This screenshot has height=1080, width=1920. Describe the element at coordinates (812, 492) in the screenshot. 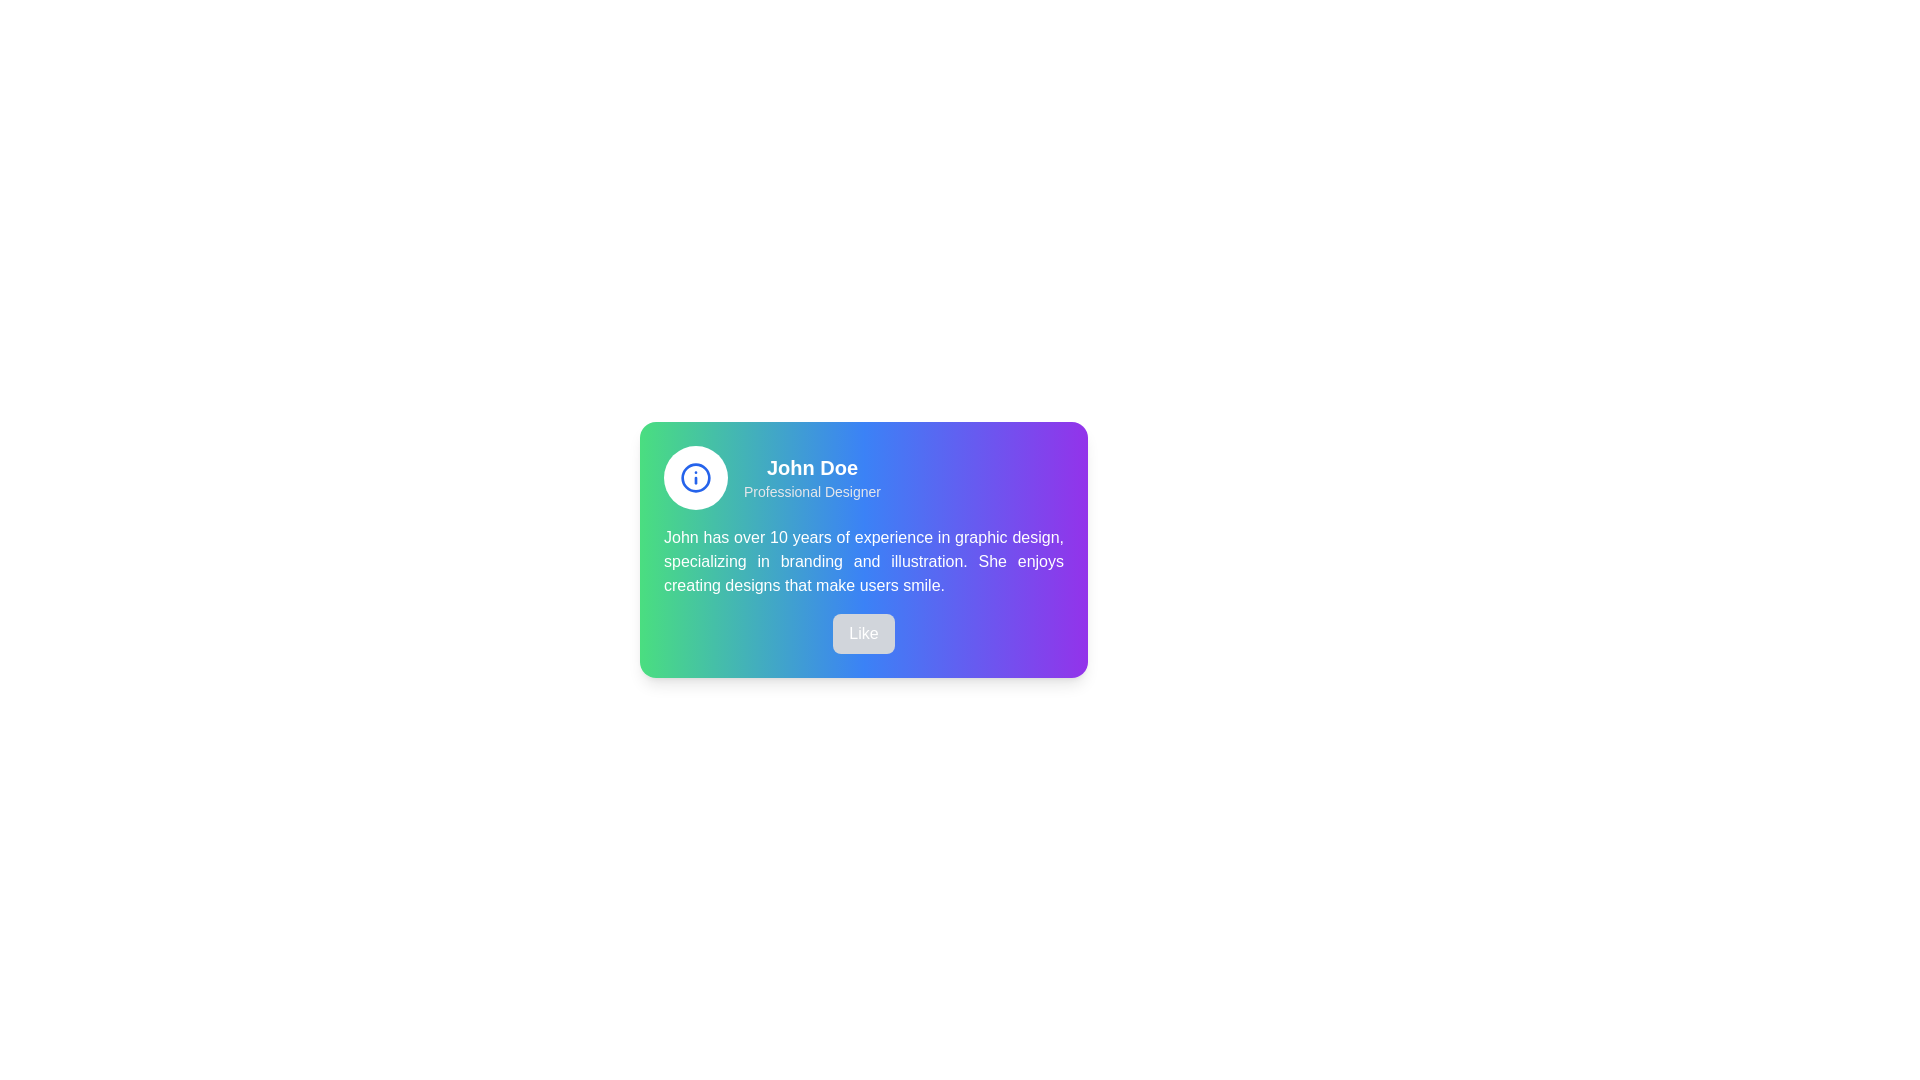

I see `the text label that contains 'Professional Designer', styled in small light gray text, located directly below 'John Doe' in a card-like interface` at that location.